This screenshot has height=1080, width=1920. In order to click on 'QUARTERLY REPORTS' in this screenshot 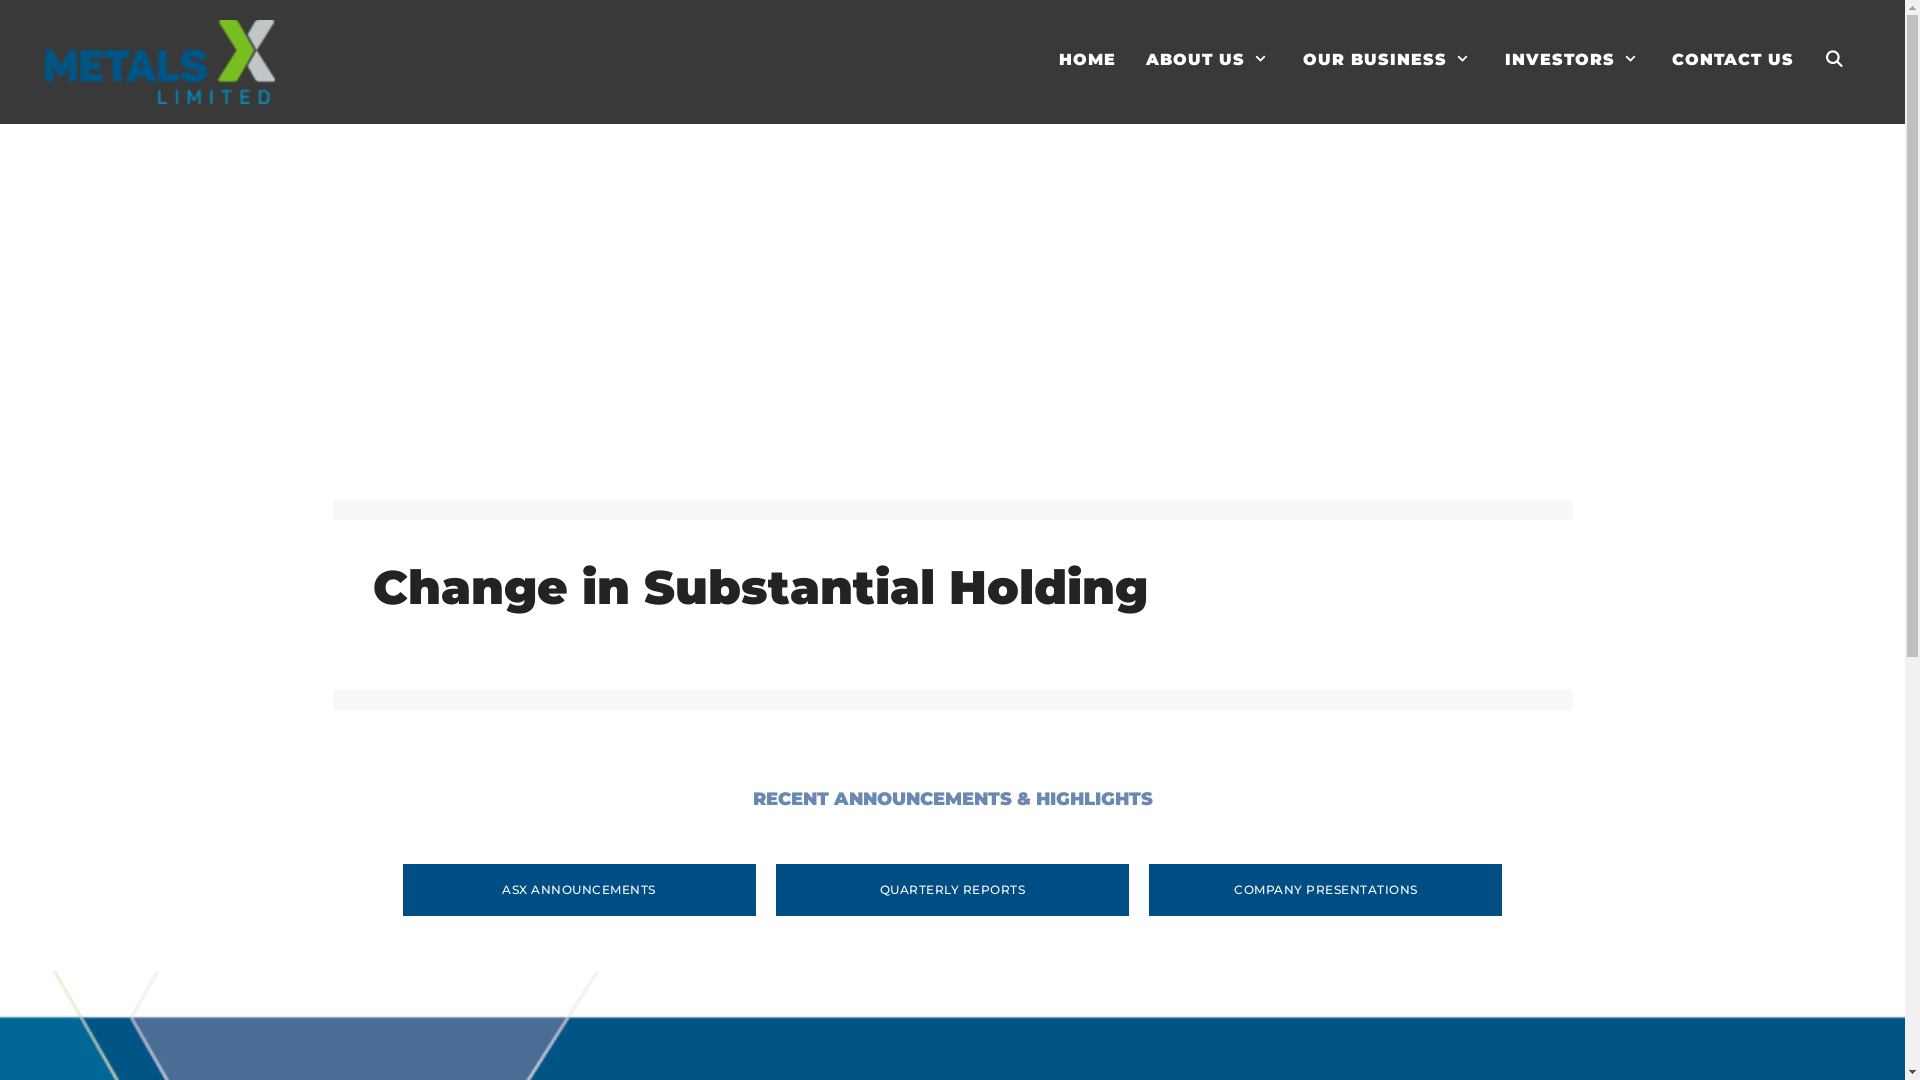, I will do `click(775, 889)`.